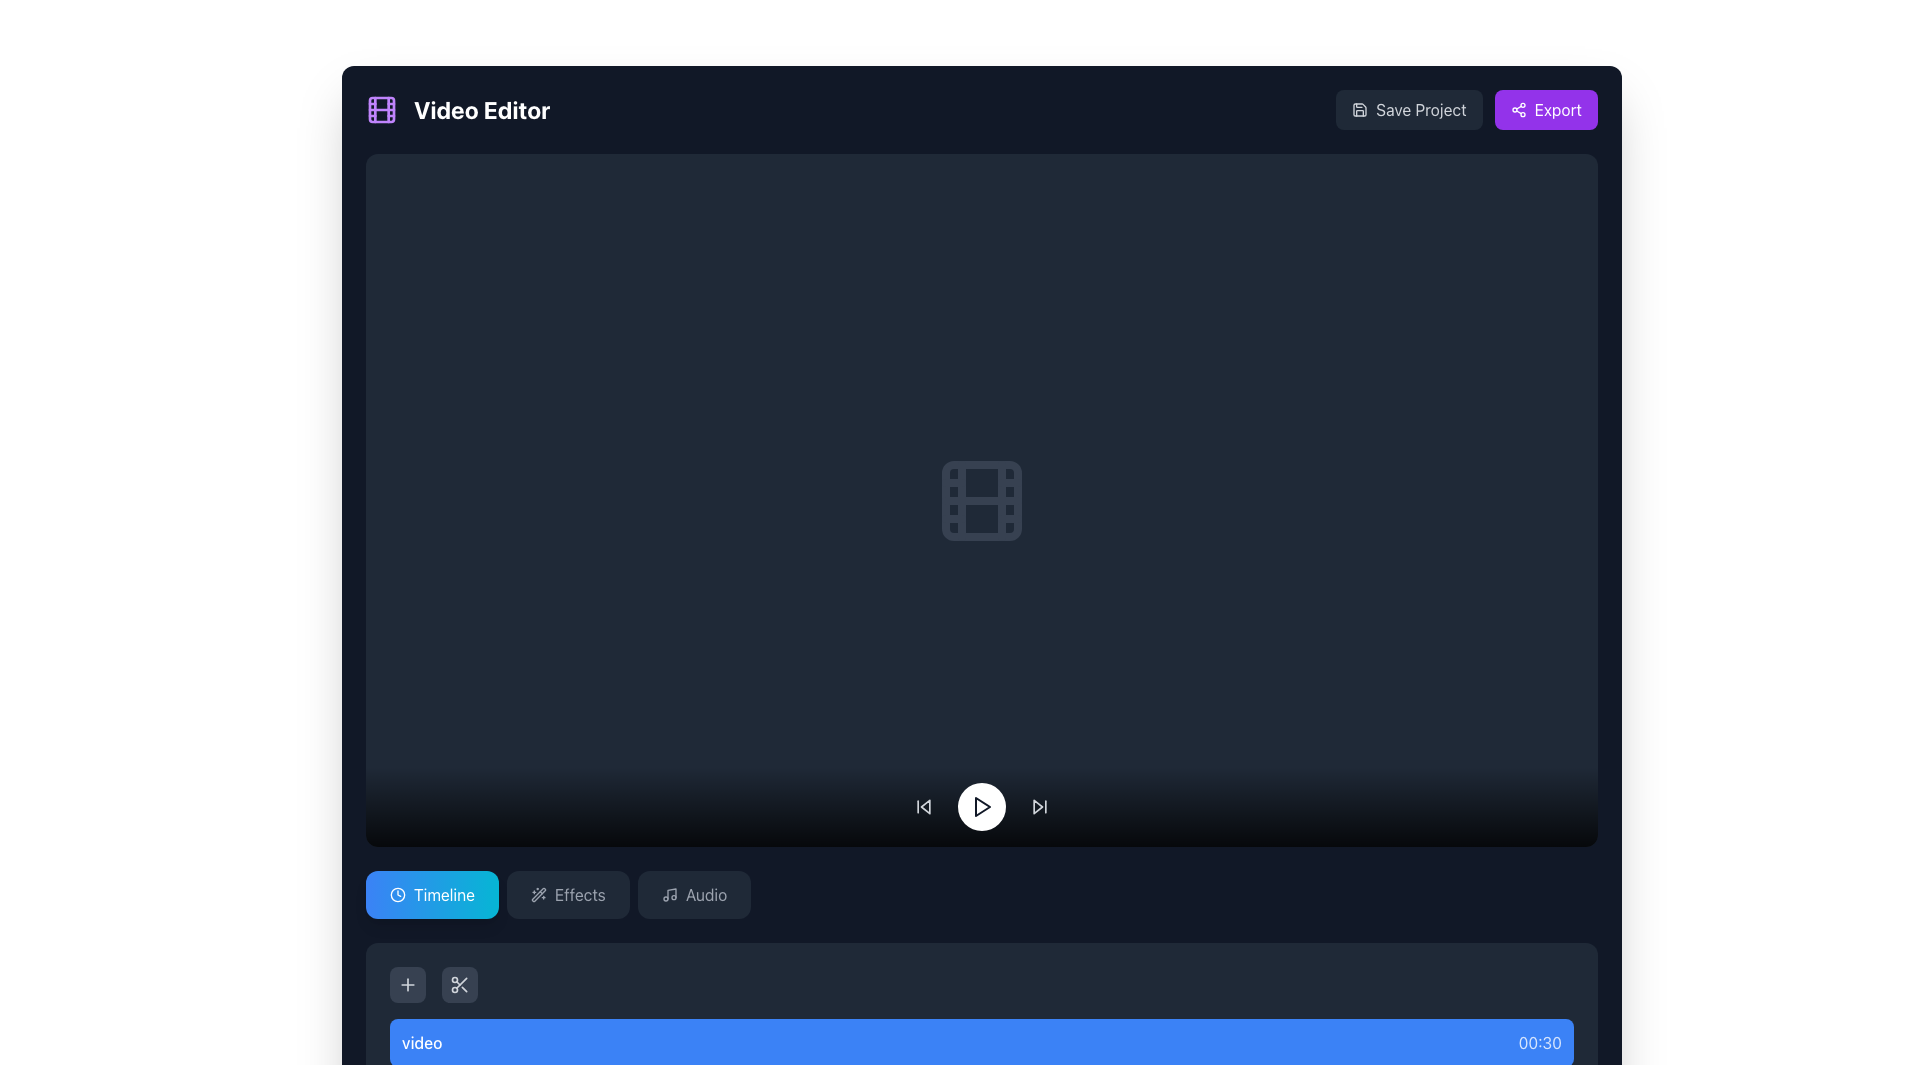 This screenshot has height=1080, width=1920. Describe the element at coordinates (579, 893) in the screenshot. I see `the 'Effects' text label located in the lower control panel of the interface, positioned between the timeline button and the 'Audio' button` at that location.